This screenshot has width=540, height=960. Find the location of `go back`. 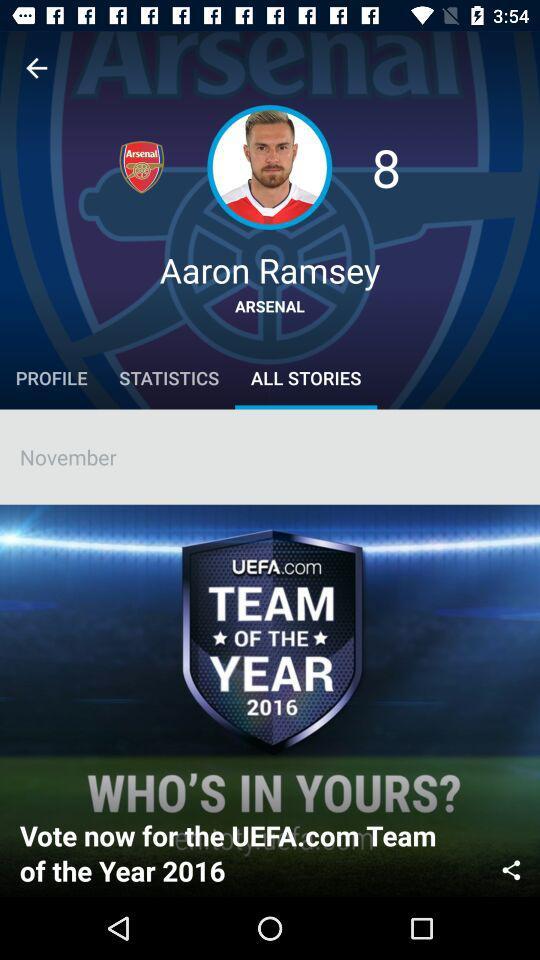

go back is located at coordinates (36, 68).